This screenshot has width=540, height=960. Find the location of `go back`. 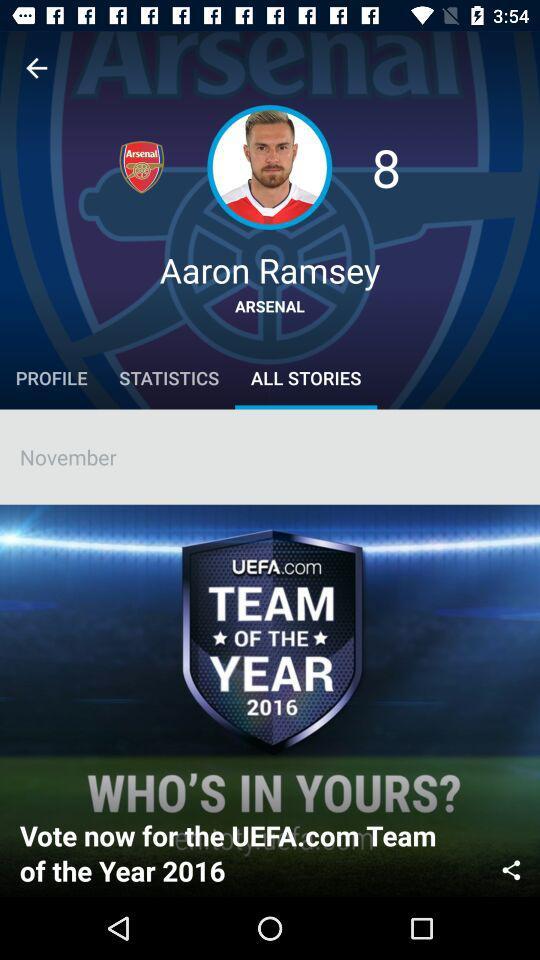

go back is located at coordinates (36, 68).